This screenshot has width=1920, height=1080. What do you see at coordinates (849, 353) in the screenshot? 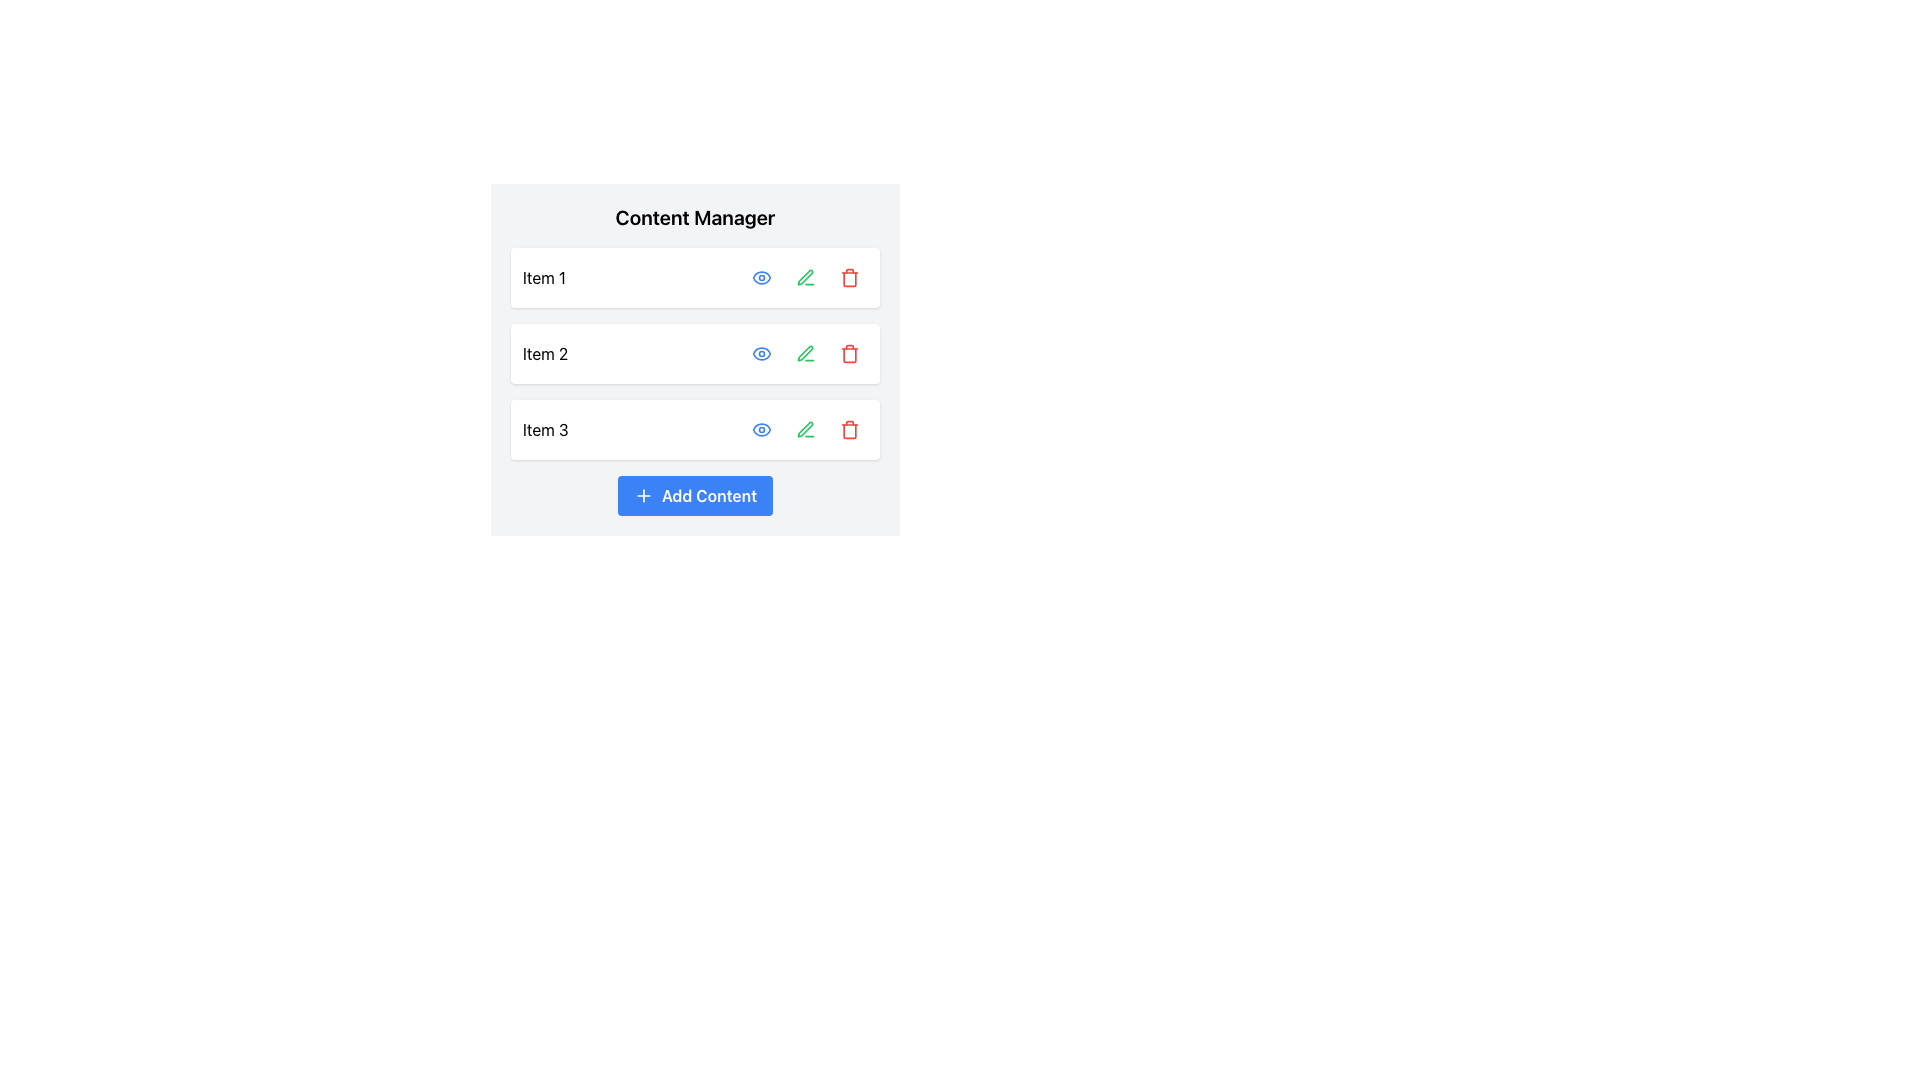
I see `the red delete button that corresponds to 'Item 2'` at bounding box center [849, 353].